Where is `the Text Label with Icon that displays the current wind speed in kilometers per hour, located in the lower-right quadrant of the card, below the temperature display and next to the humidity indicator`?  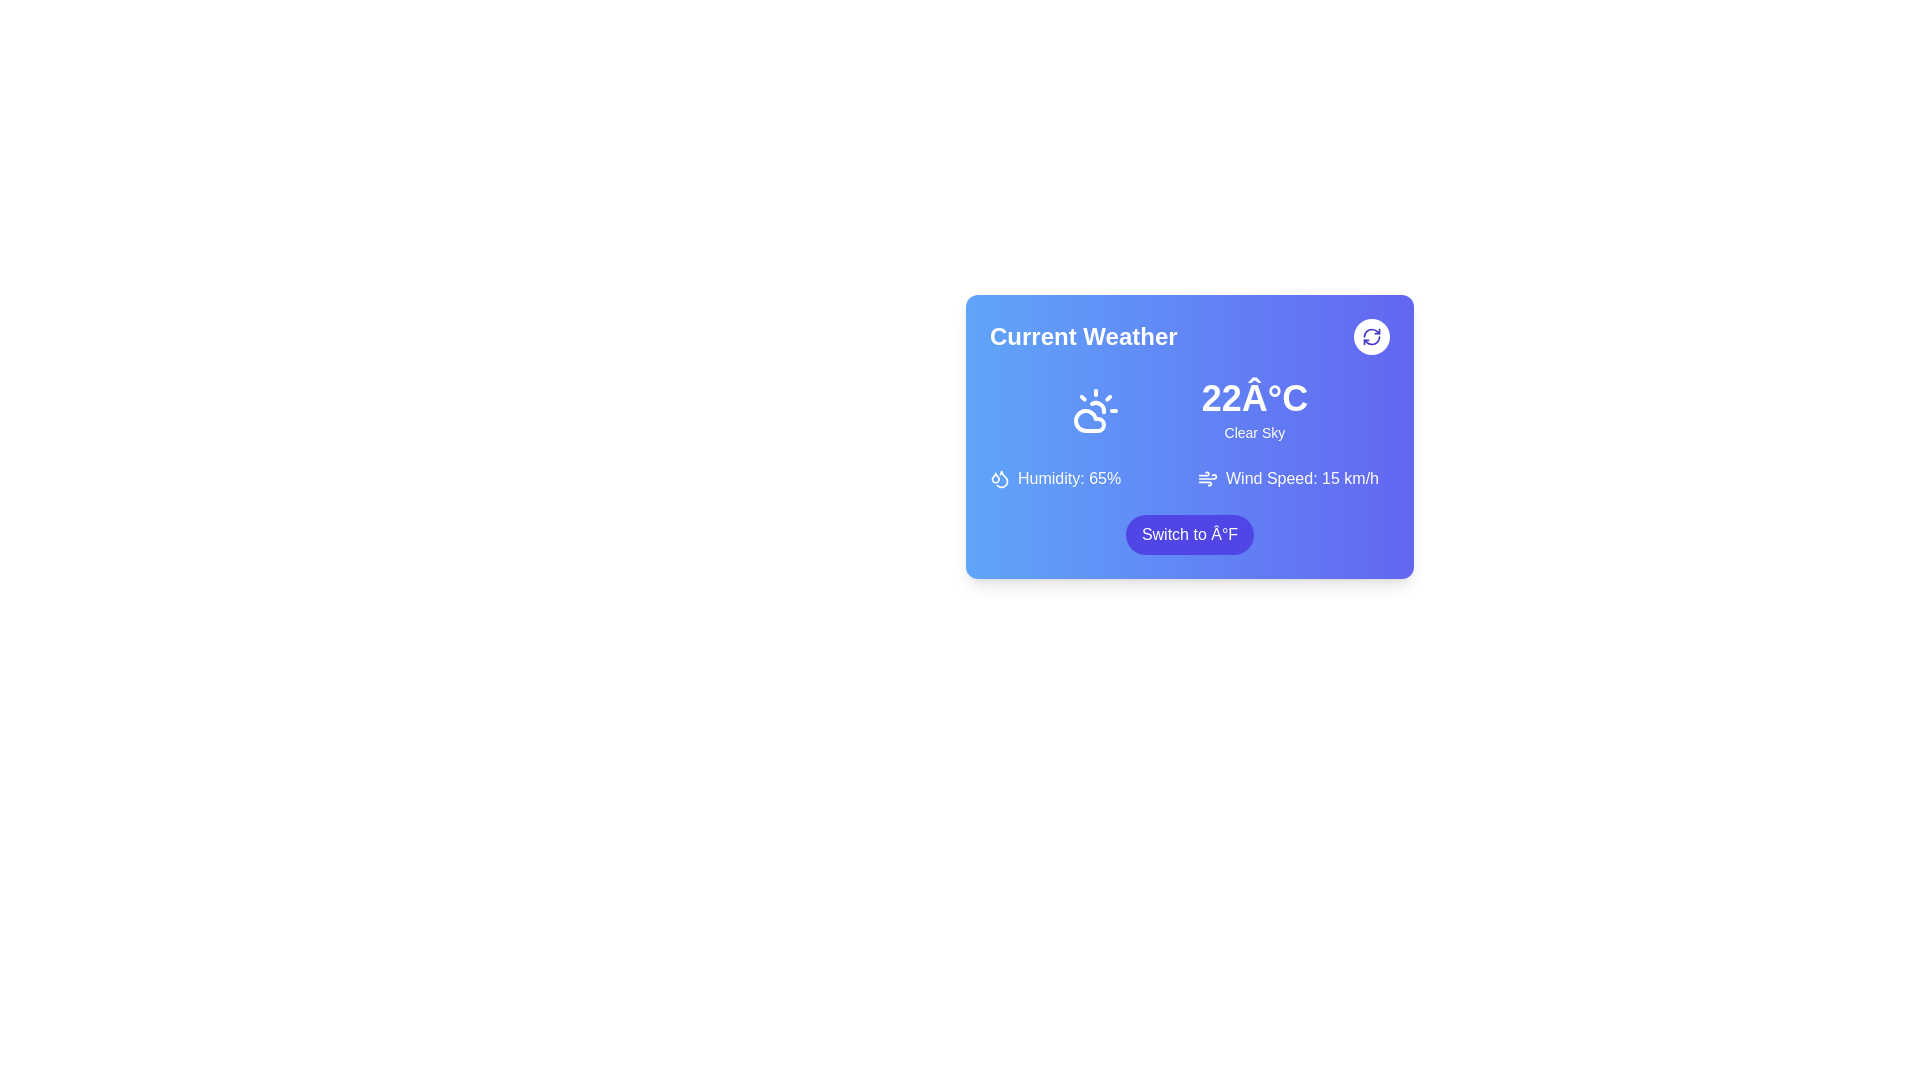
the Text Label with Icon that displays the current wind speed in kilometers per hour, located in the lower-right quadrant of the card, below the temperature display and next to the humidity indicator is located at coordinates (1294, 478).